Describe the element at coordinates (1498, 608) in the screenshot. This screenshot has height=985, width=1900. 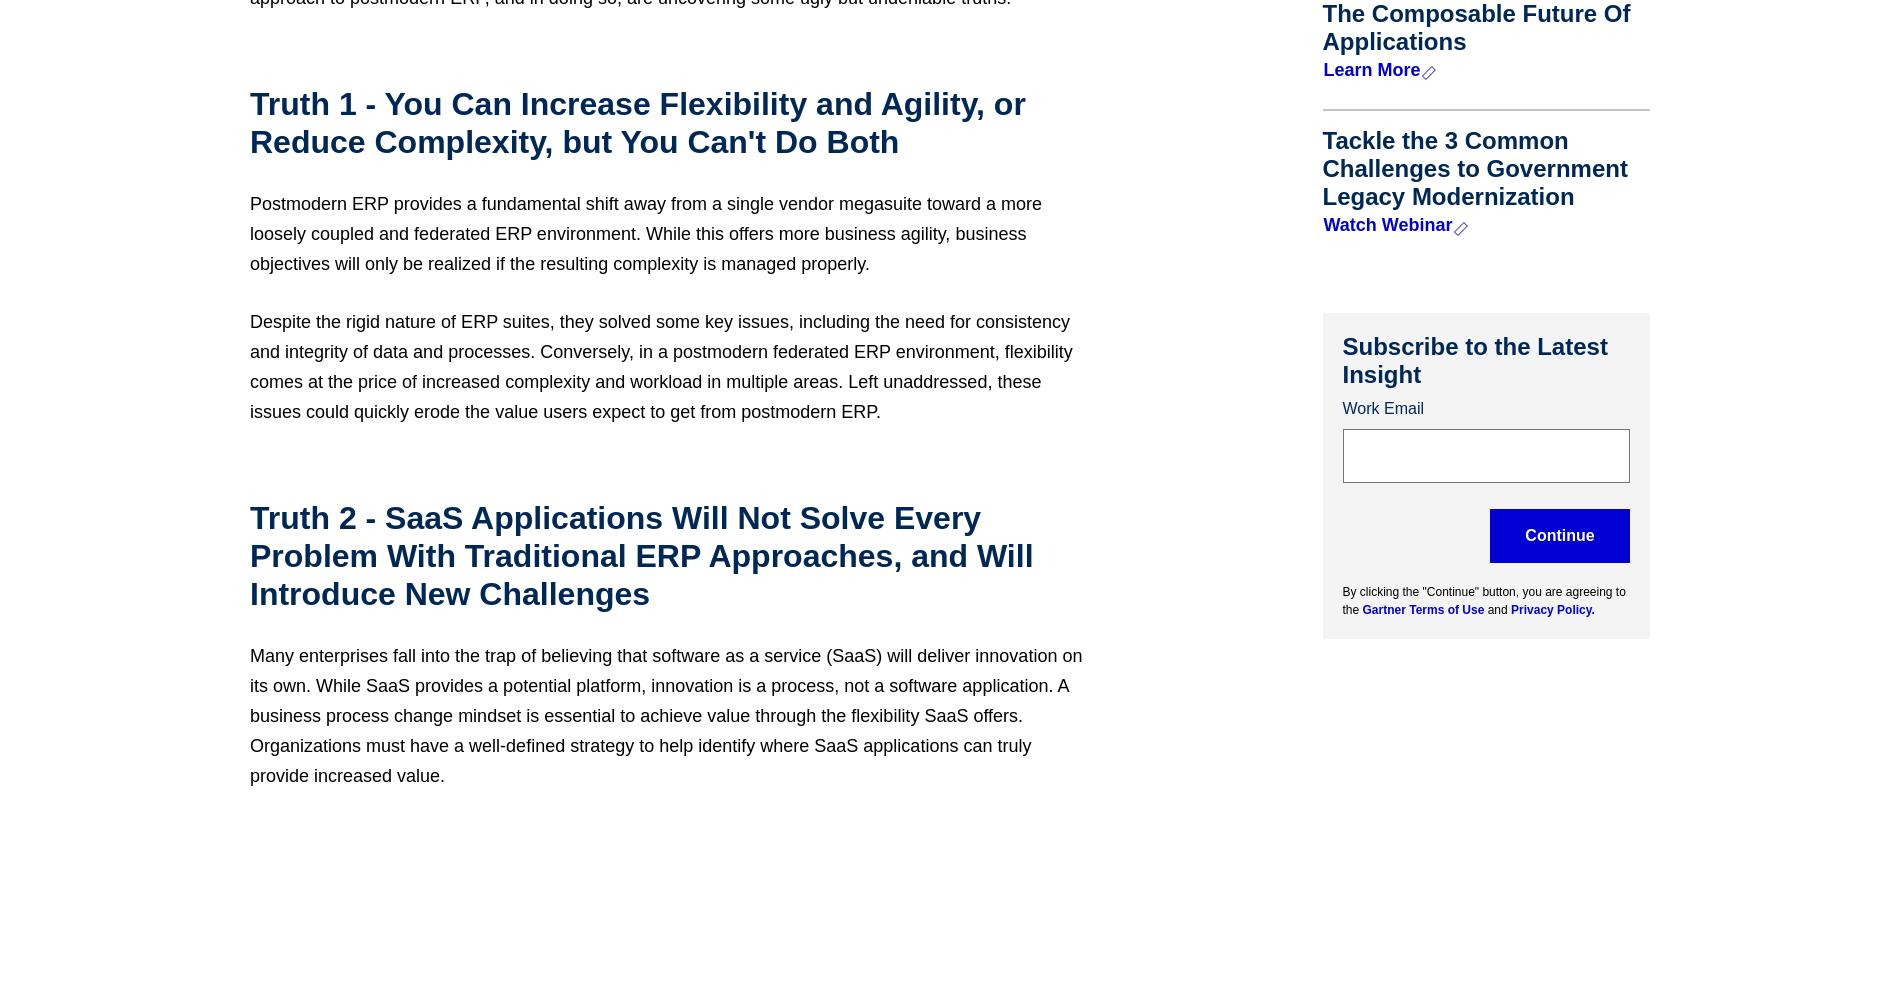
I see `'and'` at that location.